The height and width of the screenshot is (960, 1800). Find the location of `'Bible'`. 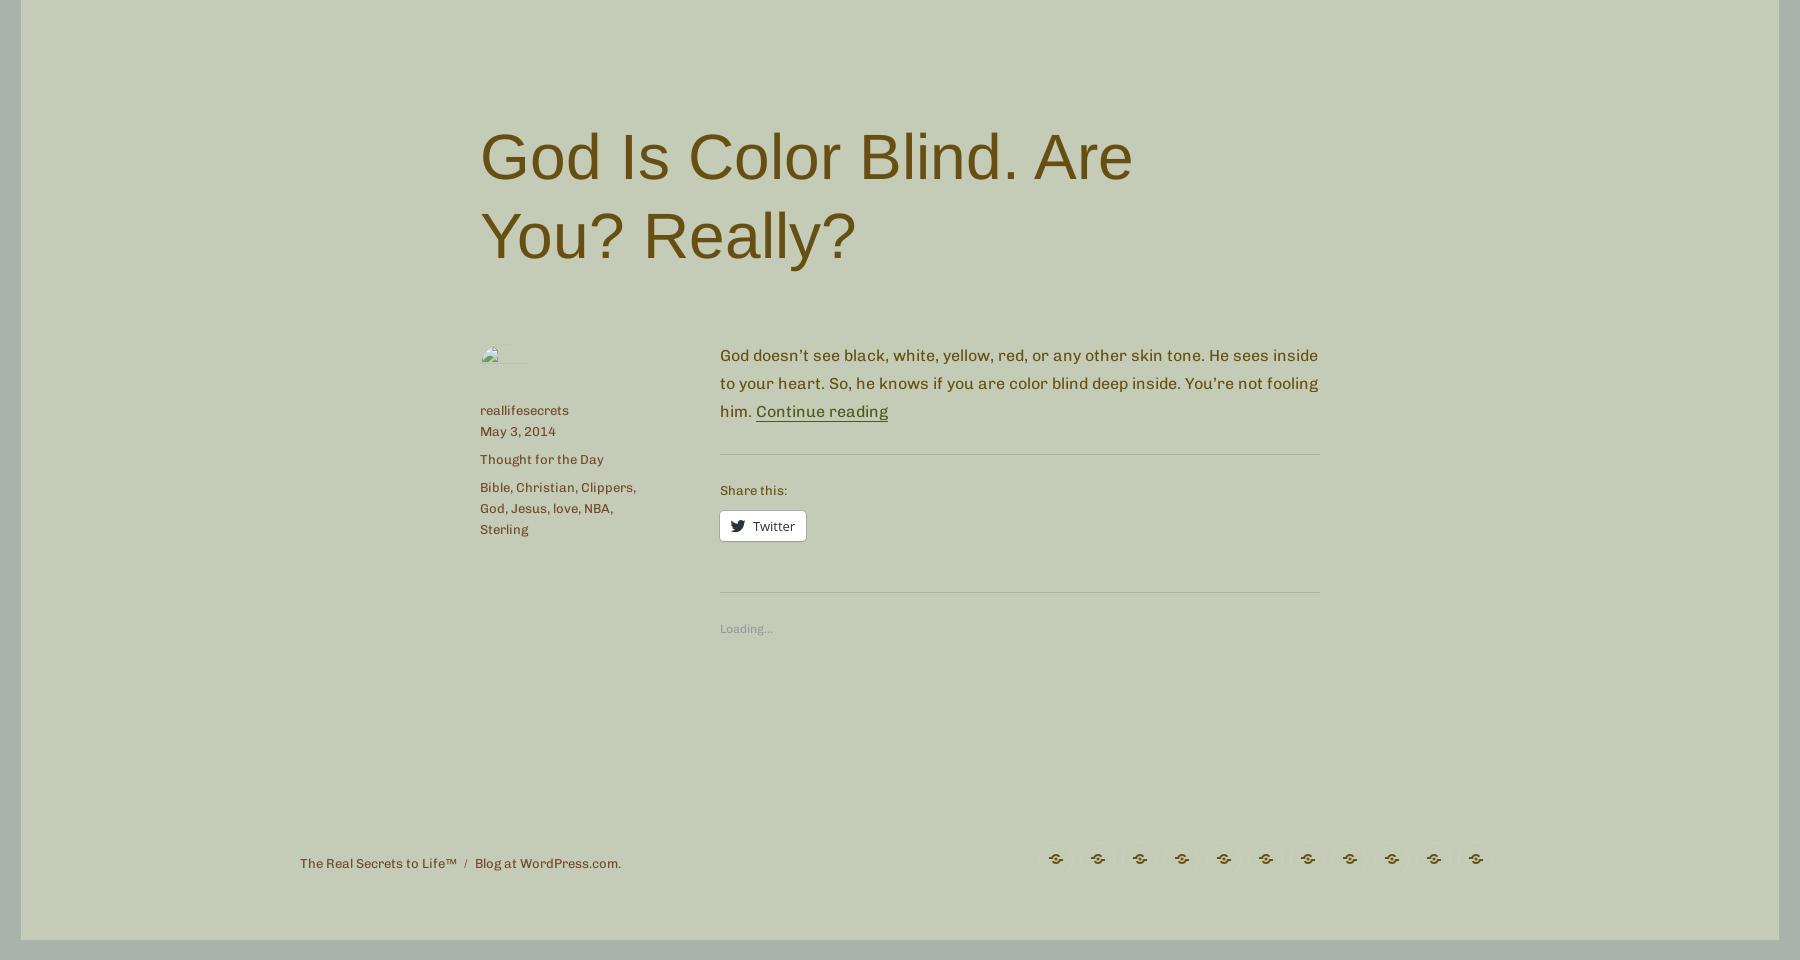

'Bible' is located at coordinates (494, 486).